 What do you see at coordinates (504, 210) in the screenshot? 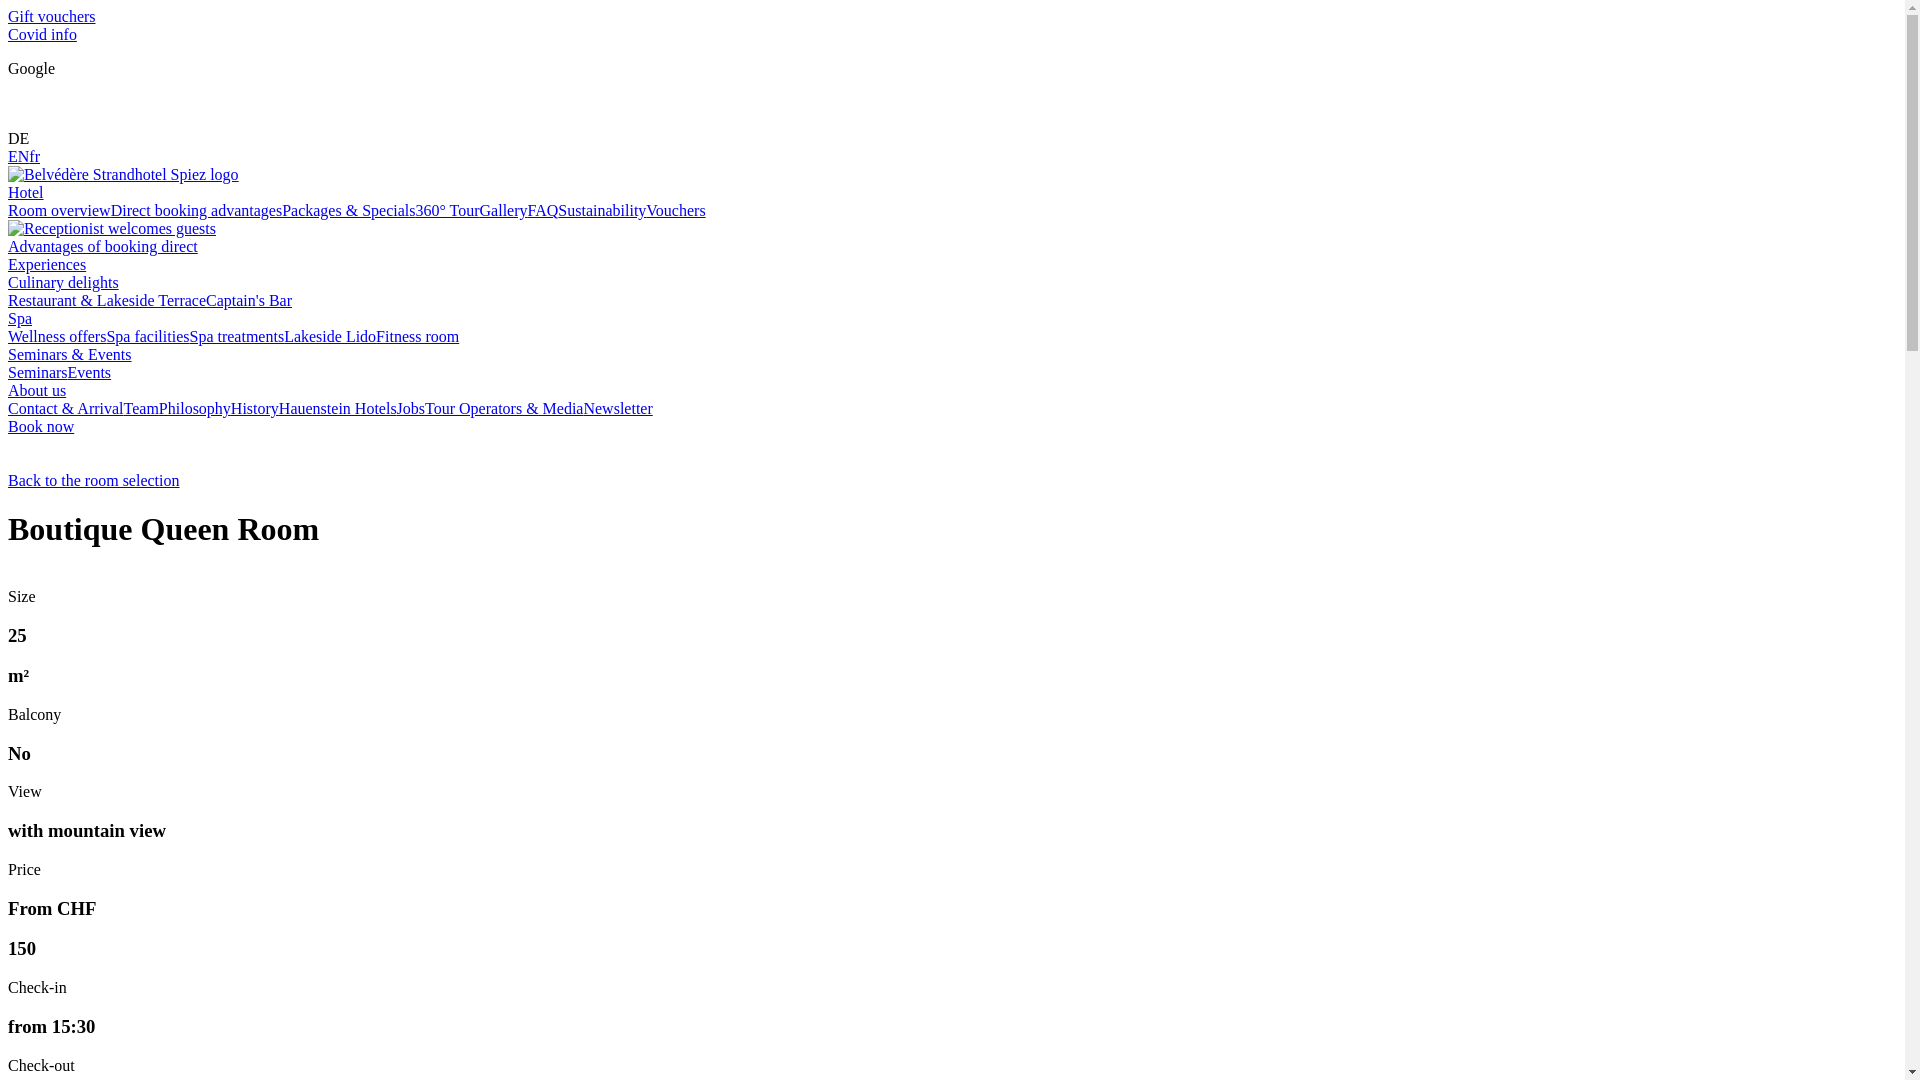
I see `'Gallery'` at bounding box center [504, 210].